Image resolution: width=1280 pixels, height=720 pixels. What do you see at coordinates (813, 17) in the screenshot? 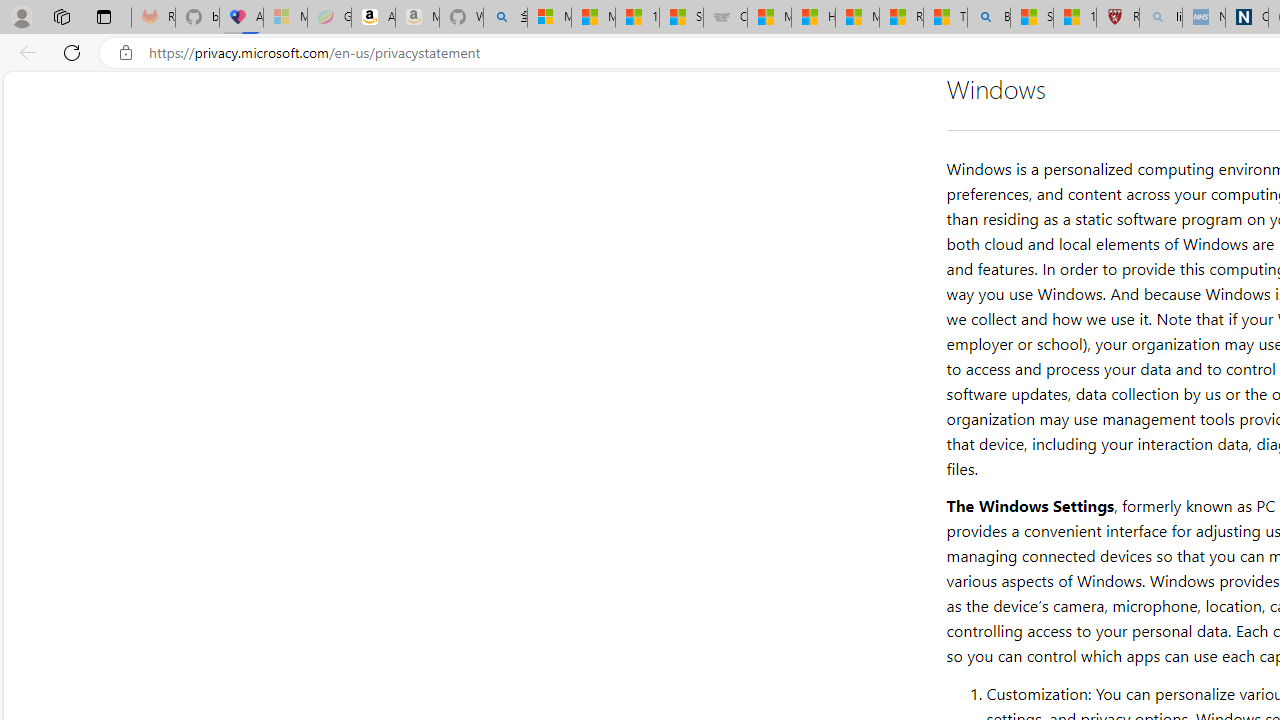
I see `'How I Got Rid of Microsoft Edge'` at bounding box center [813, 17].